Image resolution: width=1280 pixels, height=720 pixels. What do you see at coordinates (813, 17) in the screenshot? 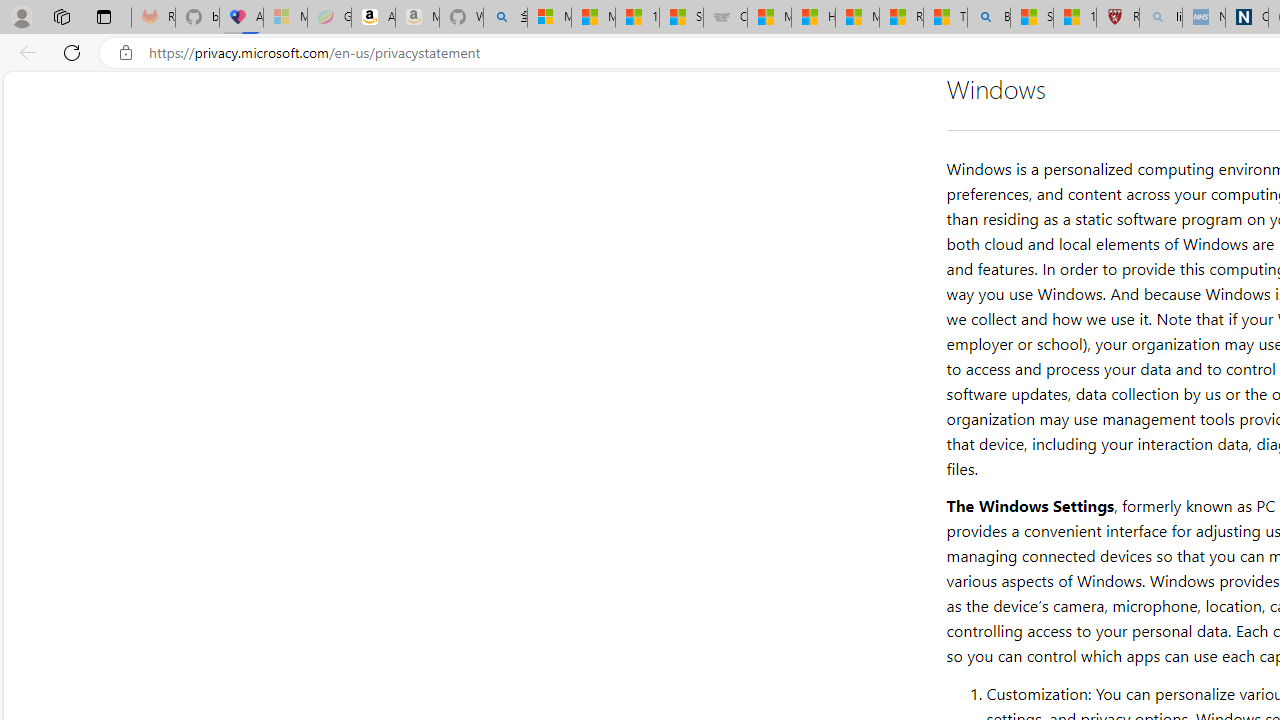
I see `'How I Got Rid of Microsoft Edge'` at bounding box center [813, 17].